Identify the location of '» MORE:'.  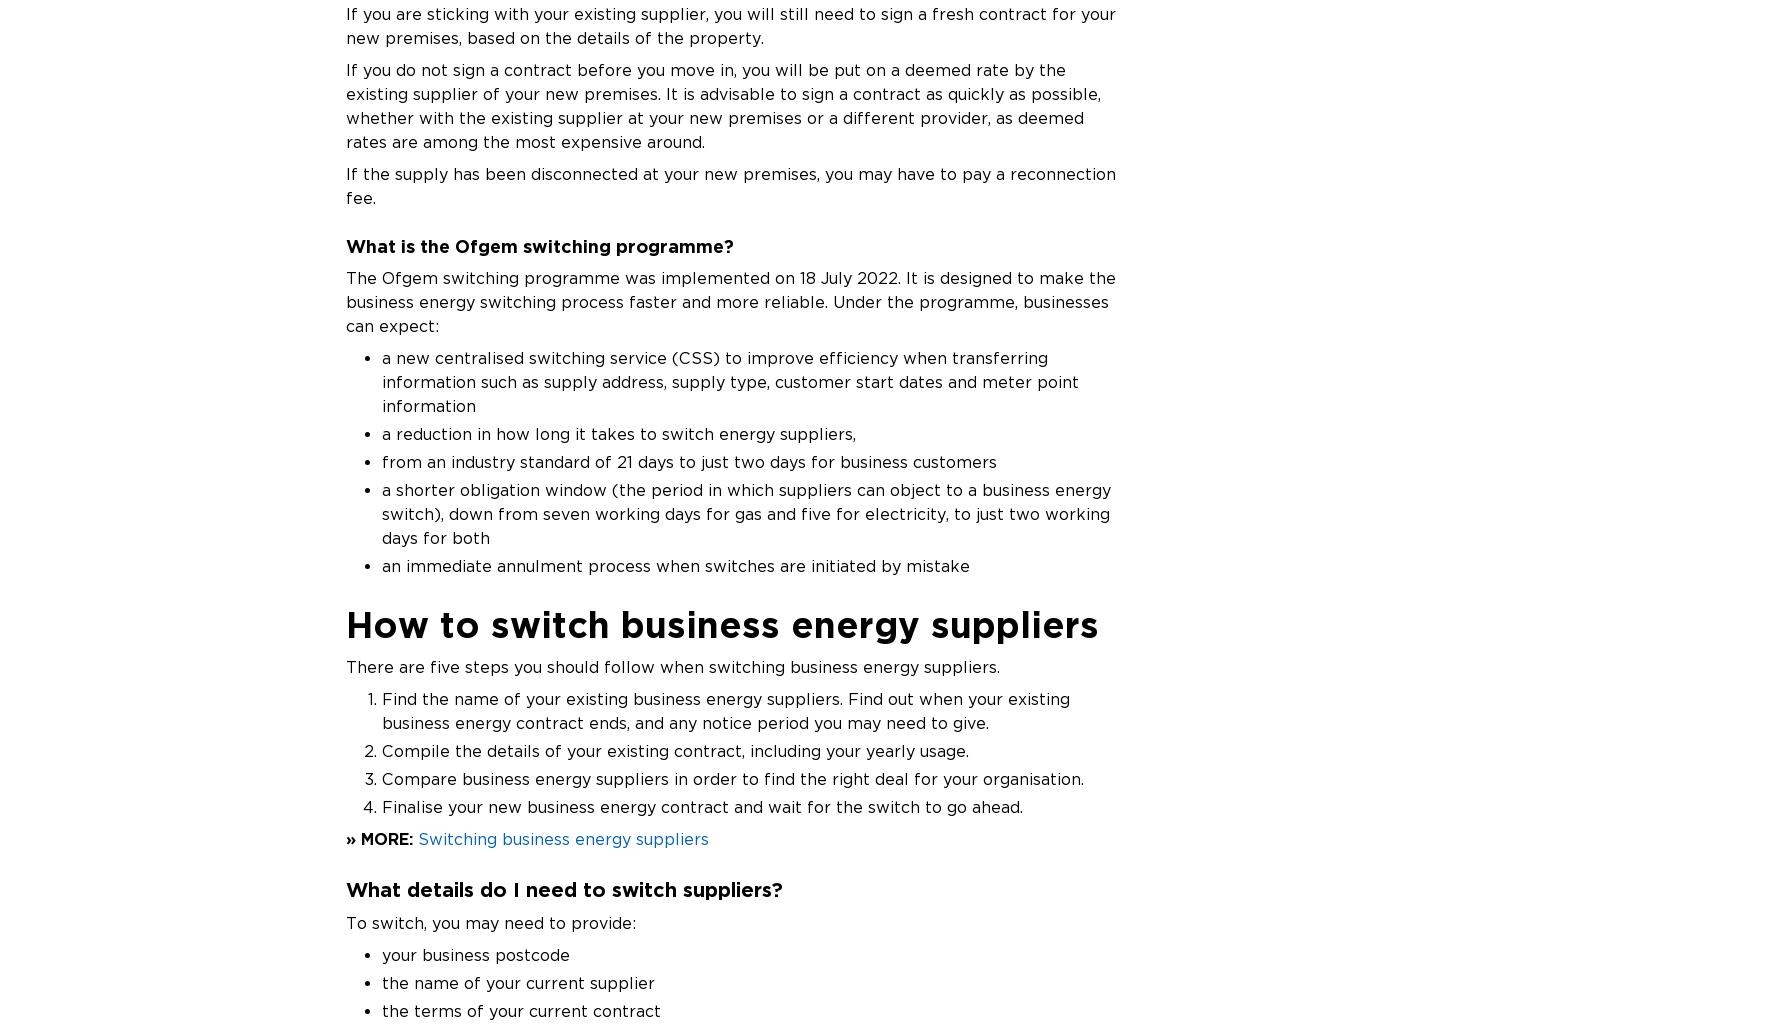
(378, 838).